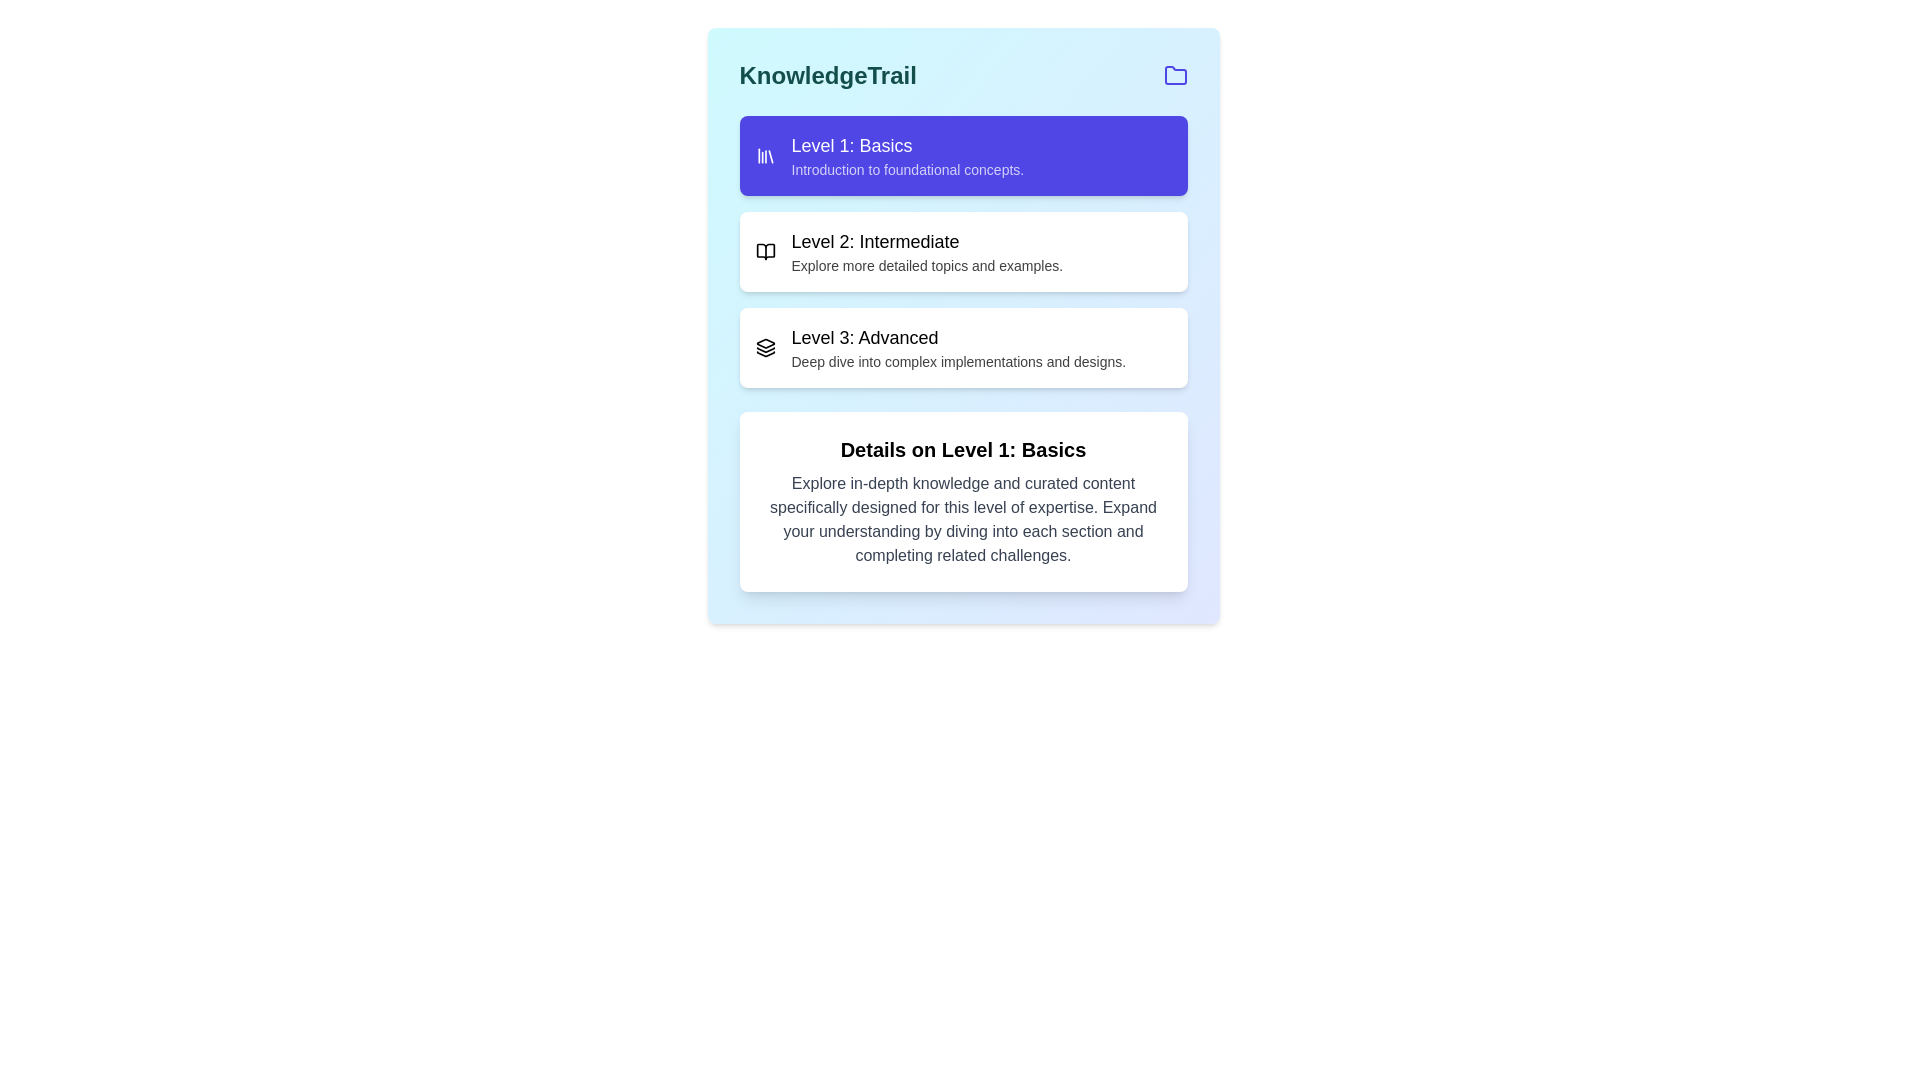 This screenshot has width=1920, height=1080. I want to click on the icon resembling stacked layers, which is located to the left of the text 'Level 3: Advanced' in the list of levels, so click(764, 346).